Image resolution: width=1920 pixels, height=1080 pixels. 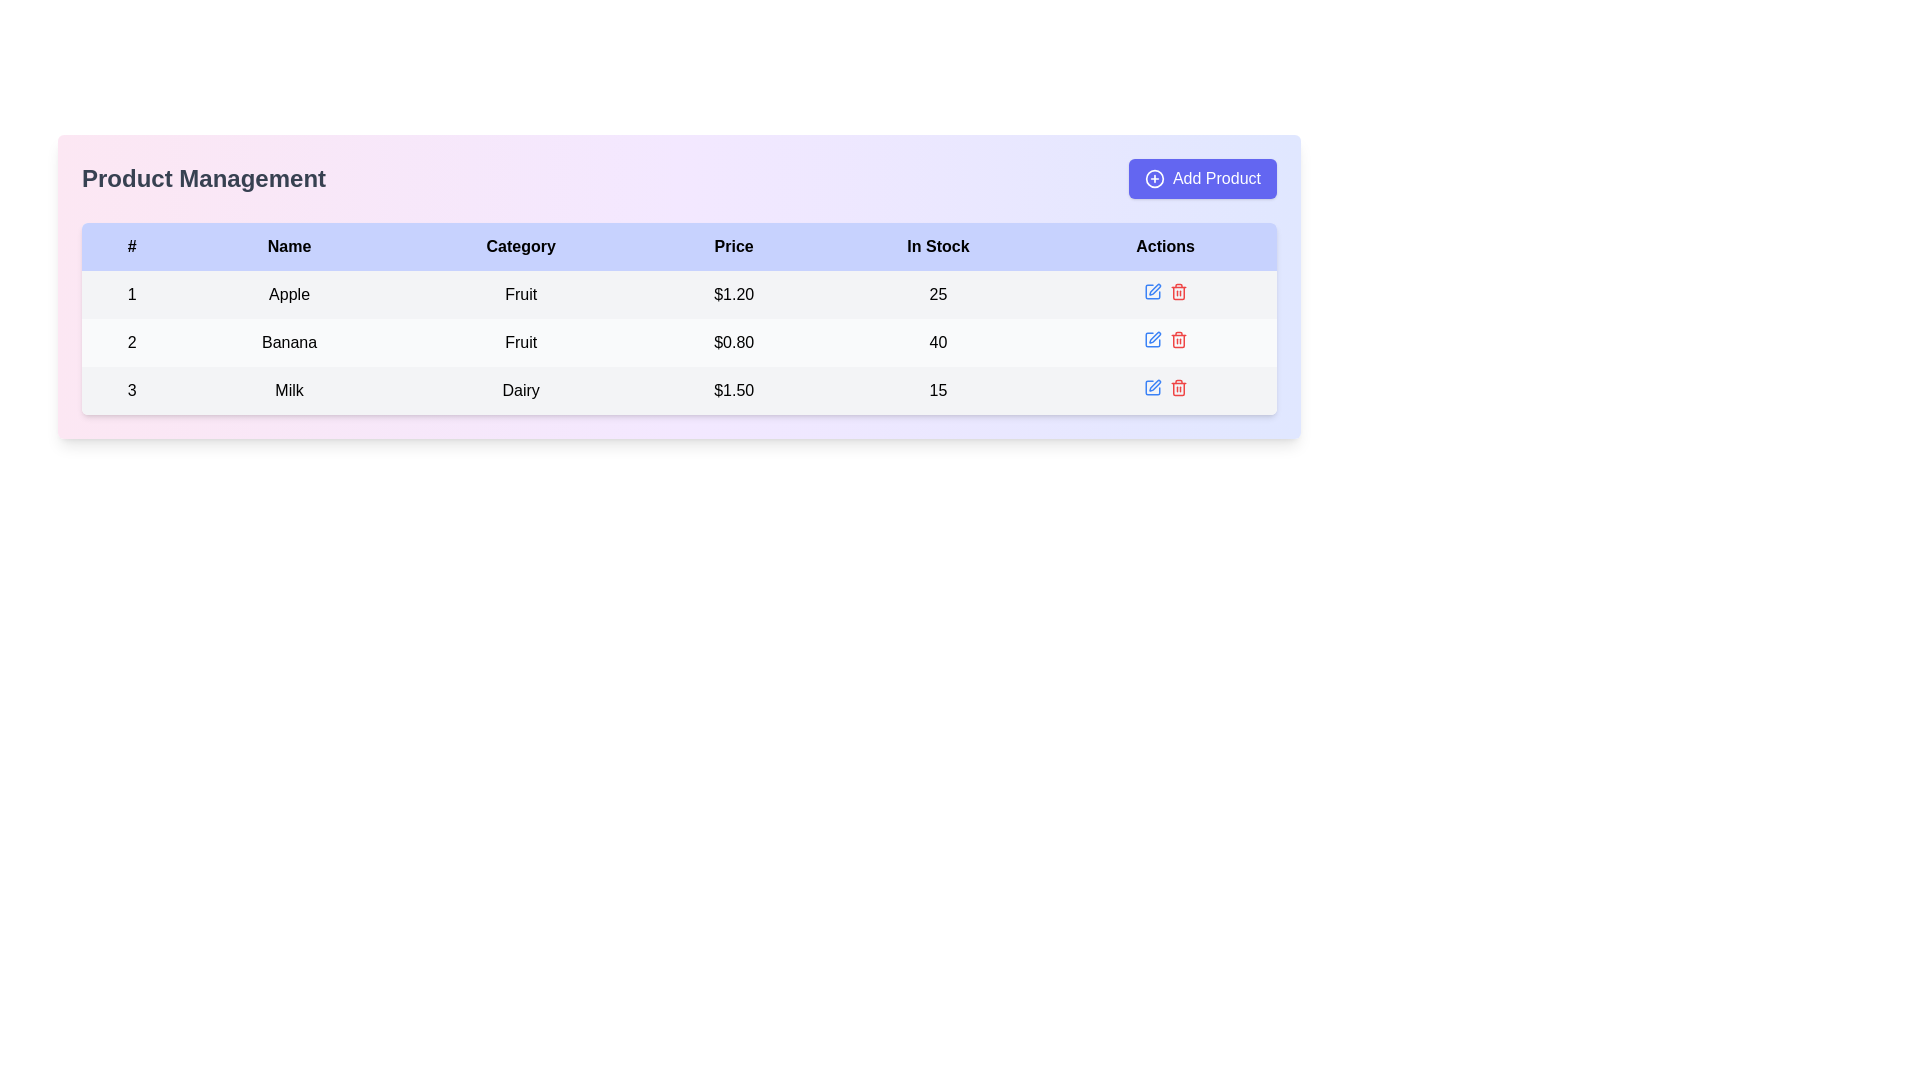 What do you see at coordinates (937, 245) in the screenshot?
I see `the 'Stock Availability' text label in the fifth column of the table header, which indicates the content related to stock availability` at bounding box center [937, 245].